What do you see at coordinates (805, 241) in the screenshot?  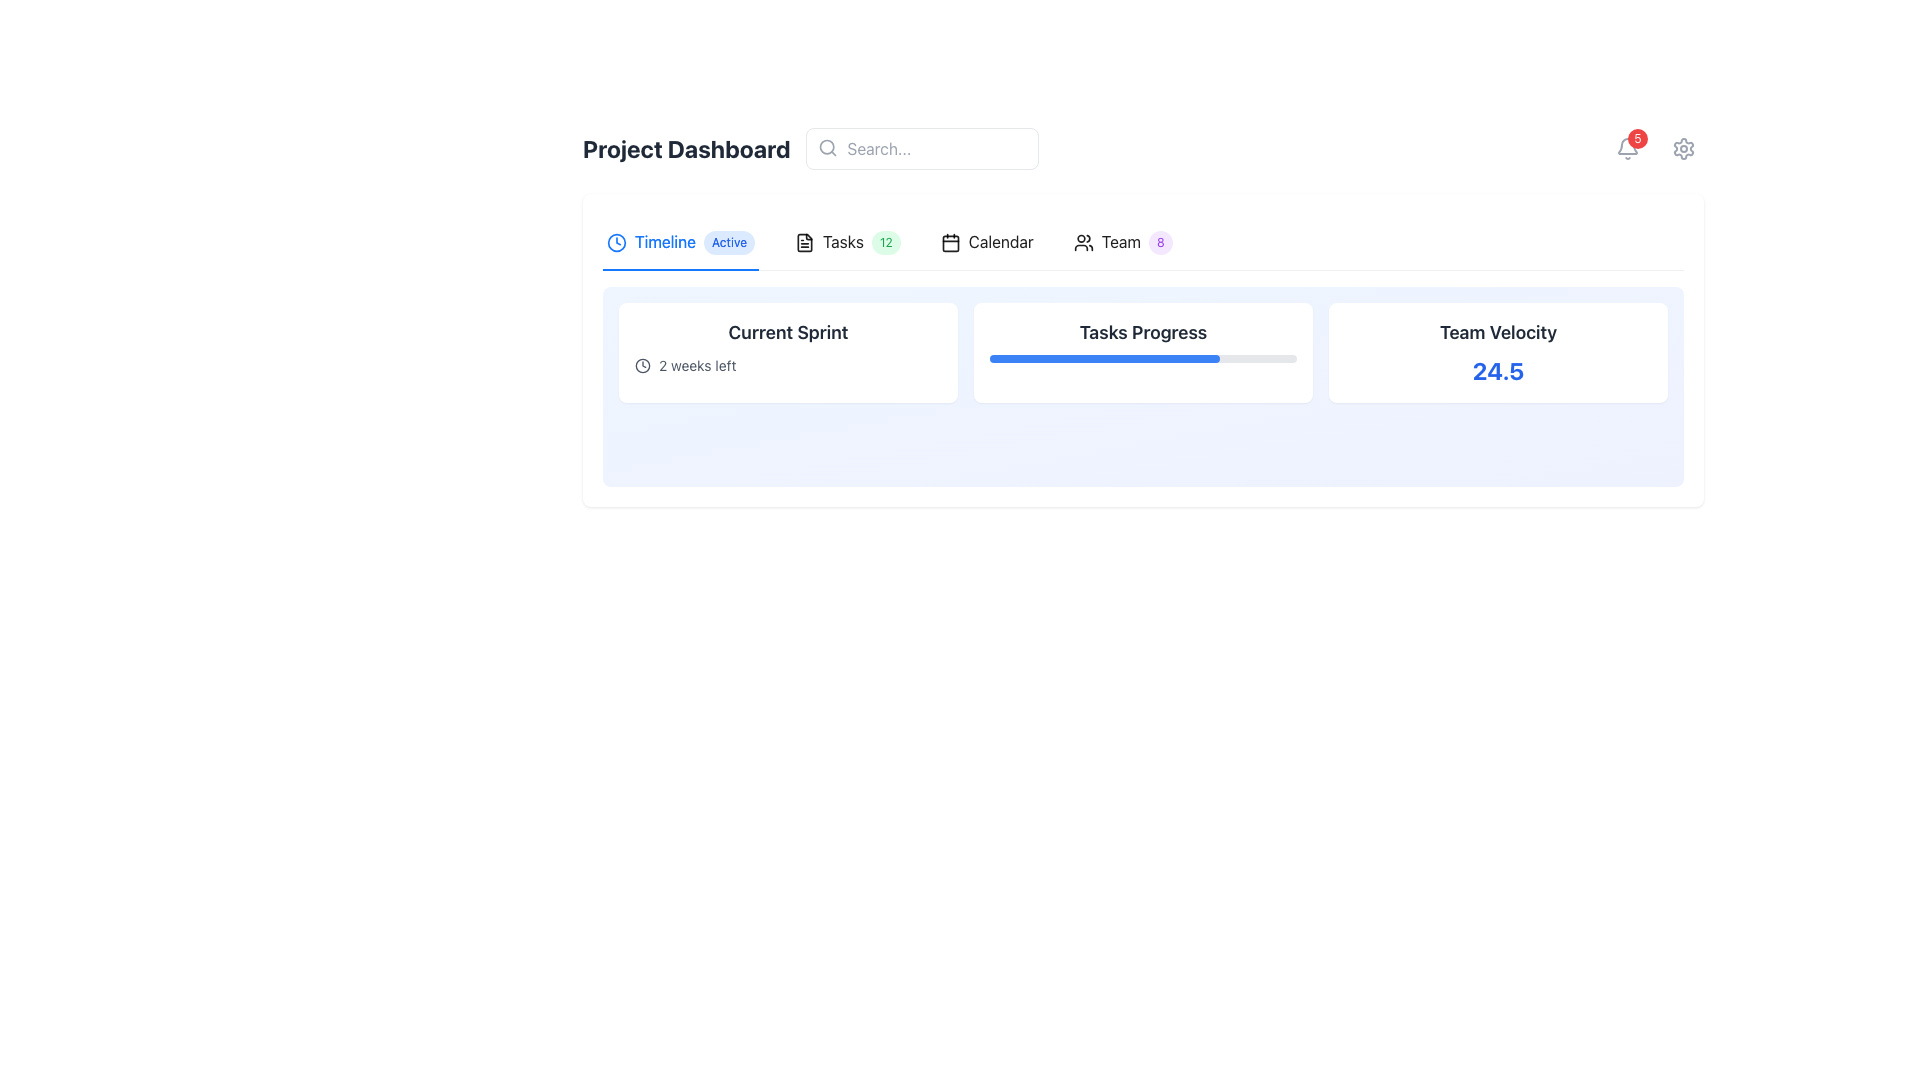 I see `the 'Tasks' icon in the top navigation menu` at bounding box center [805, 241].